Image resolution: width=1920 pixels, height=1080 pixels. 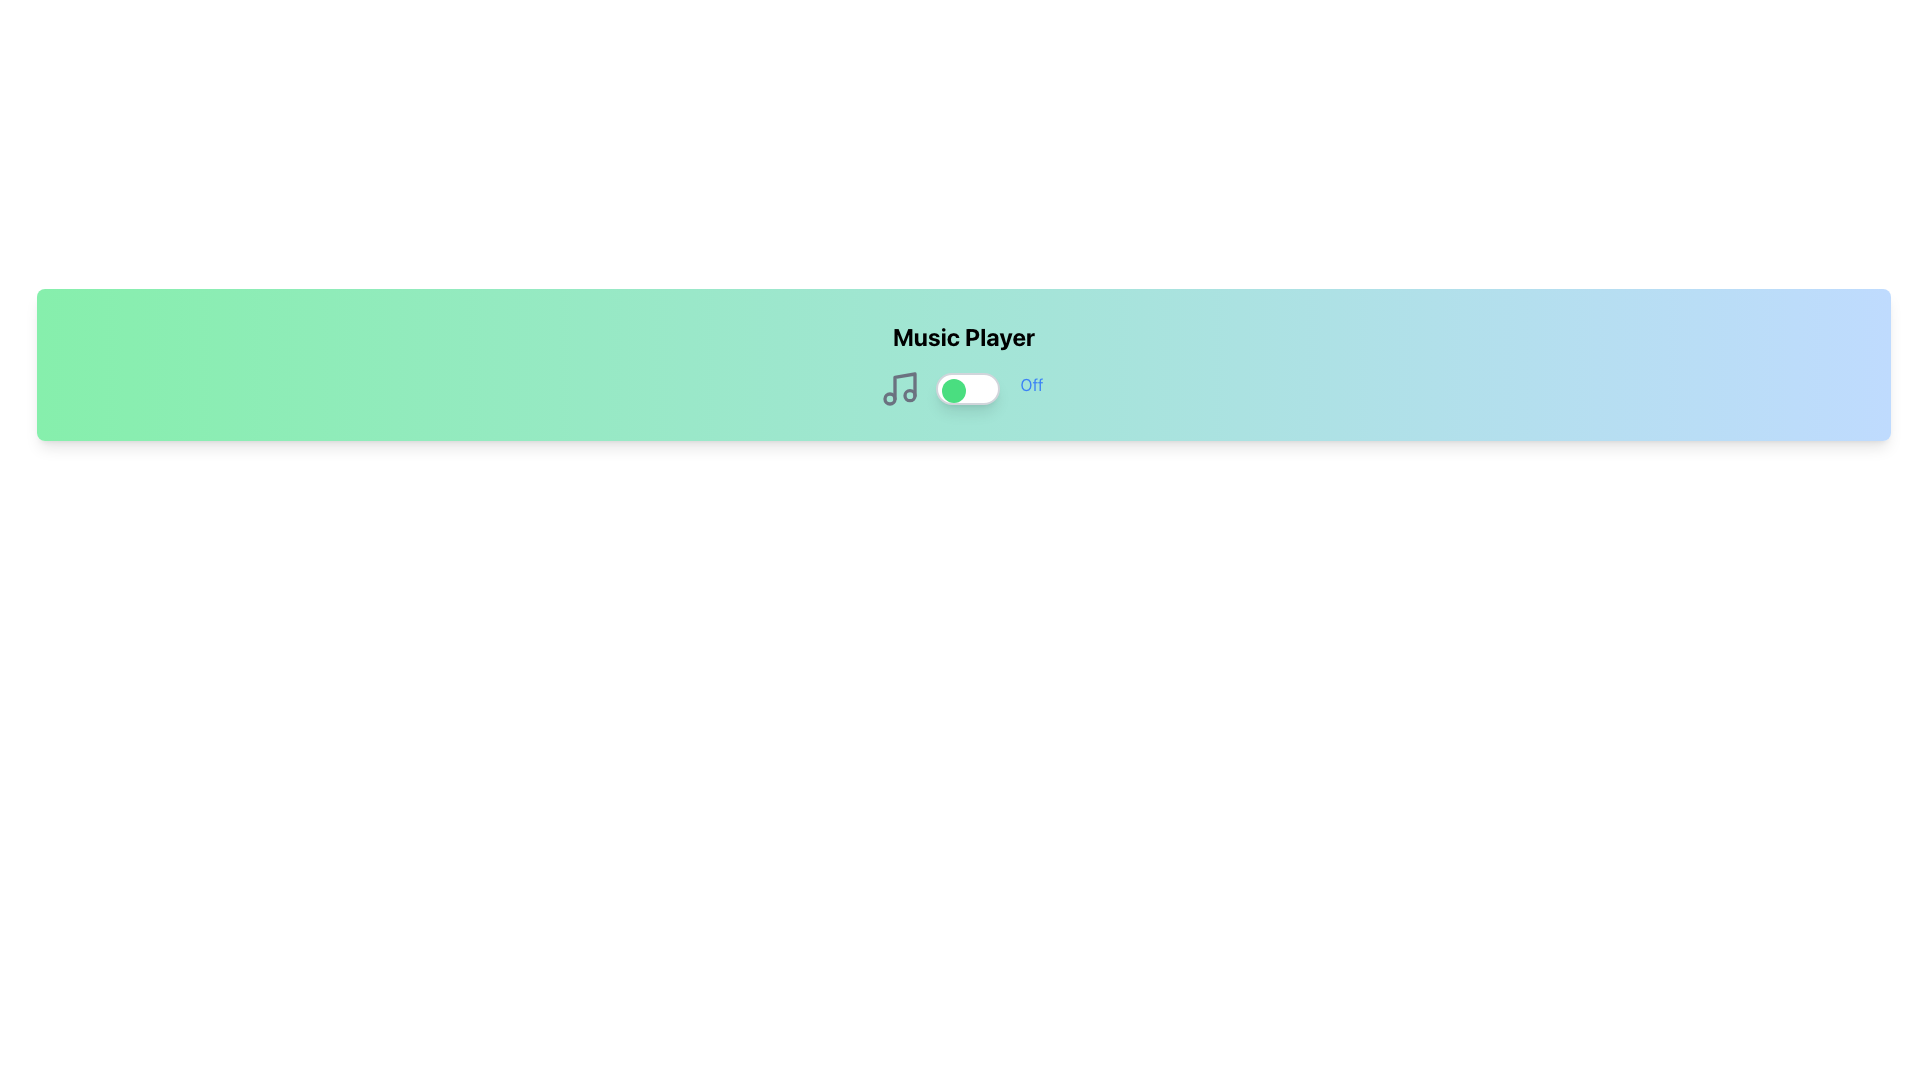 I want to click on the 'Off' text label styled in blue font, located at the end of a horizontal arrangement of music player controls including a musical note icon and a toggle switch, so click(x=1032, y=389).